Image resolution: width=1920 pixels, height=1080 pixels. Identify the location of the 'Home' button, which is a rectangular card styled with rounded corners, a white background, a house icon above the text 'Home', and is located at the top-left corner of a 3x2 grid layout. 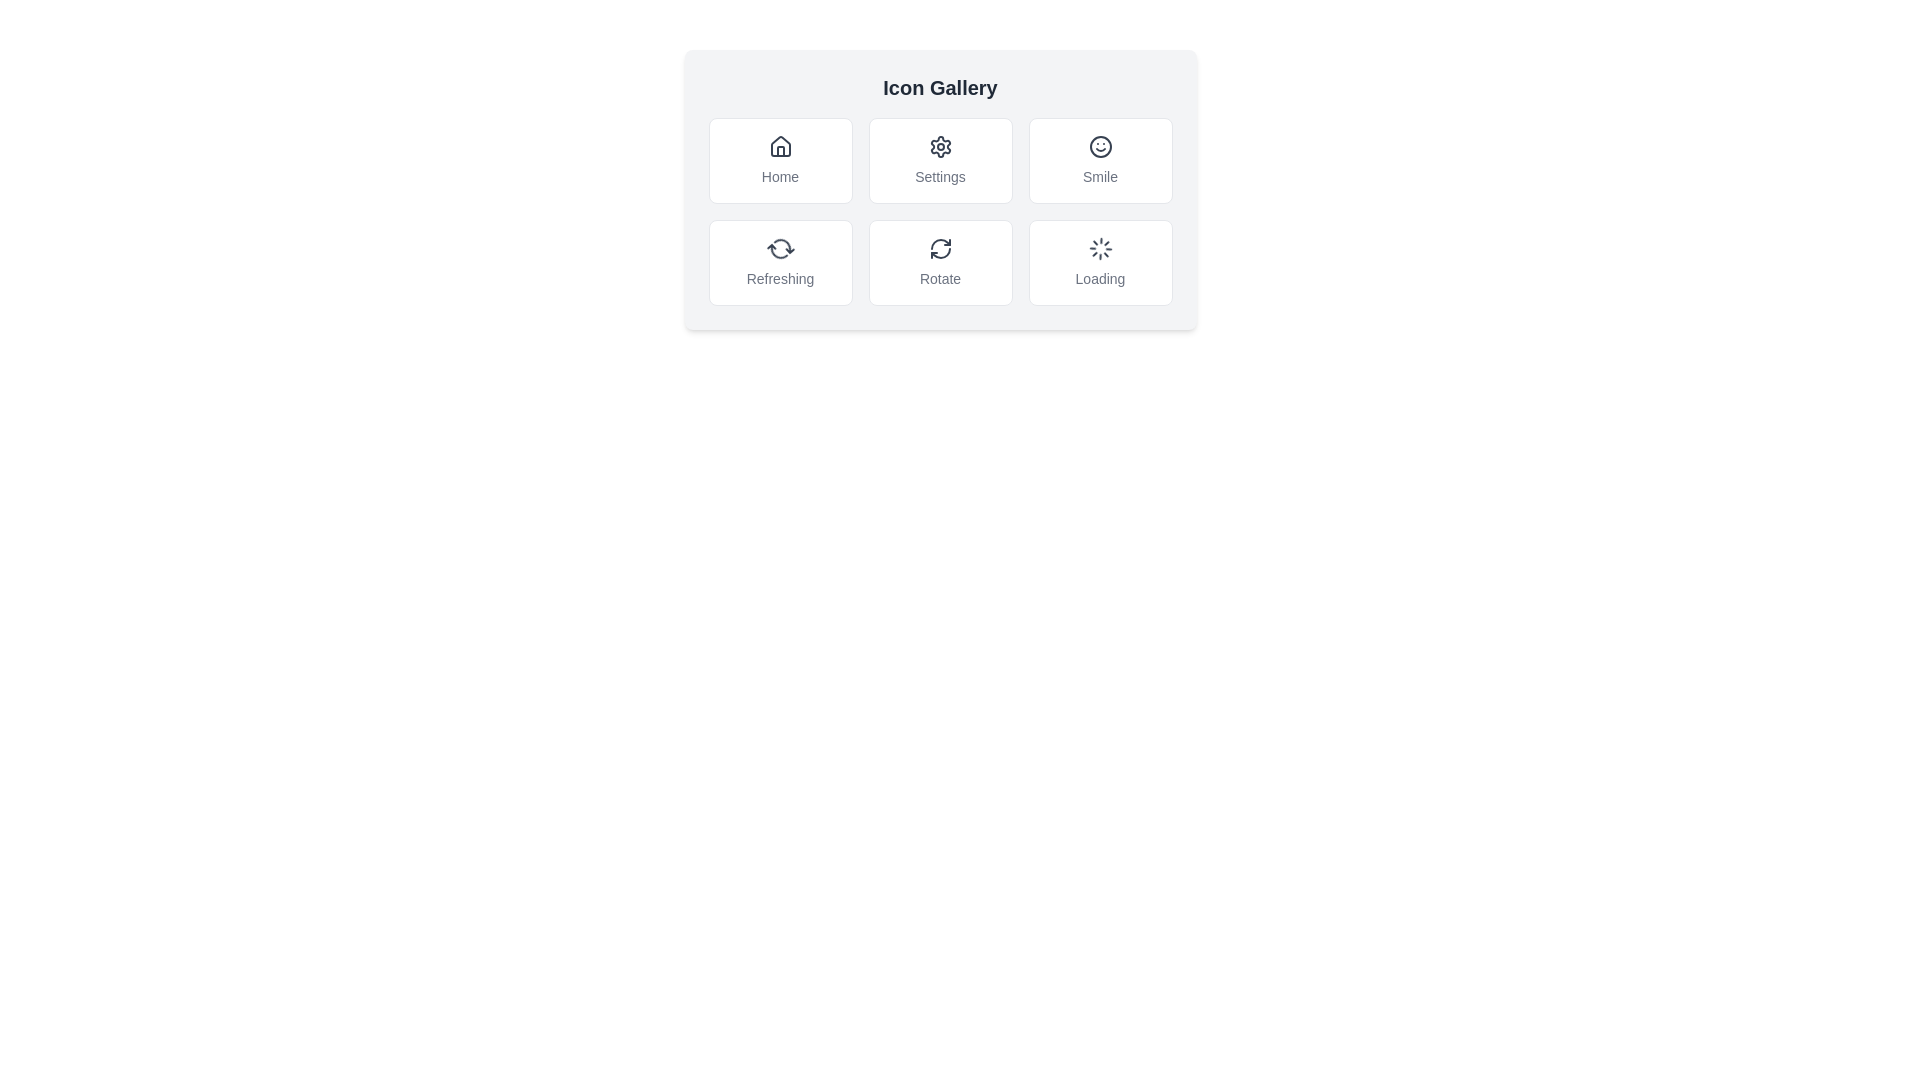
(779, 160).